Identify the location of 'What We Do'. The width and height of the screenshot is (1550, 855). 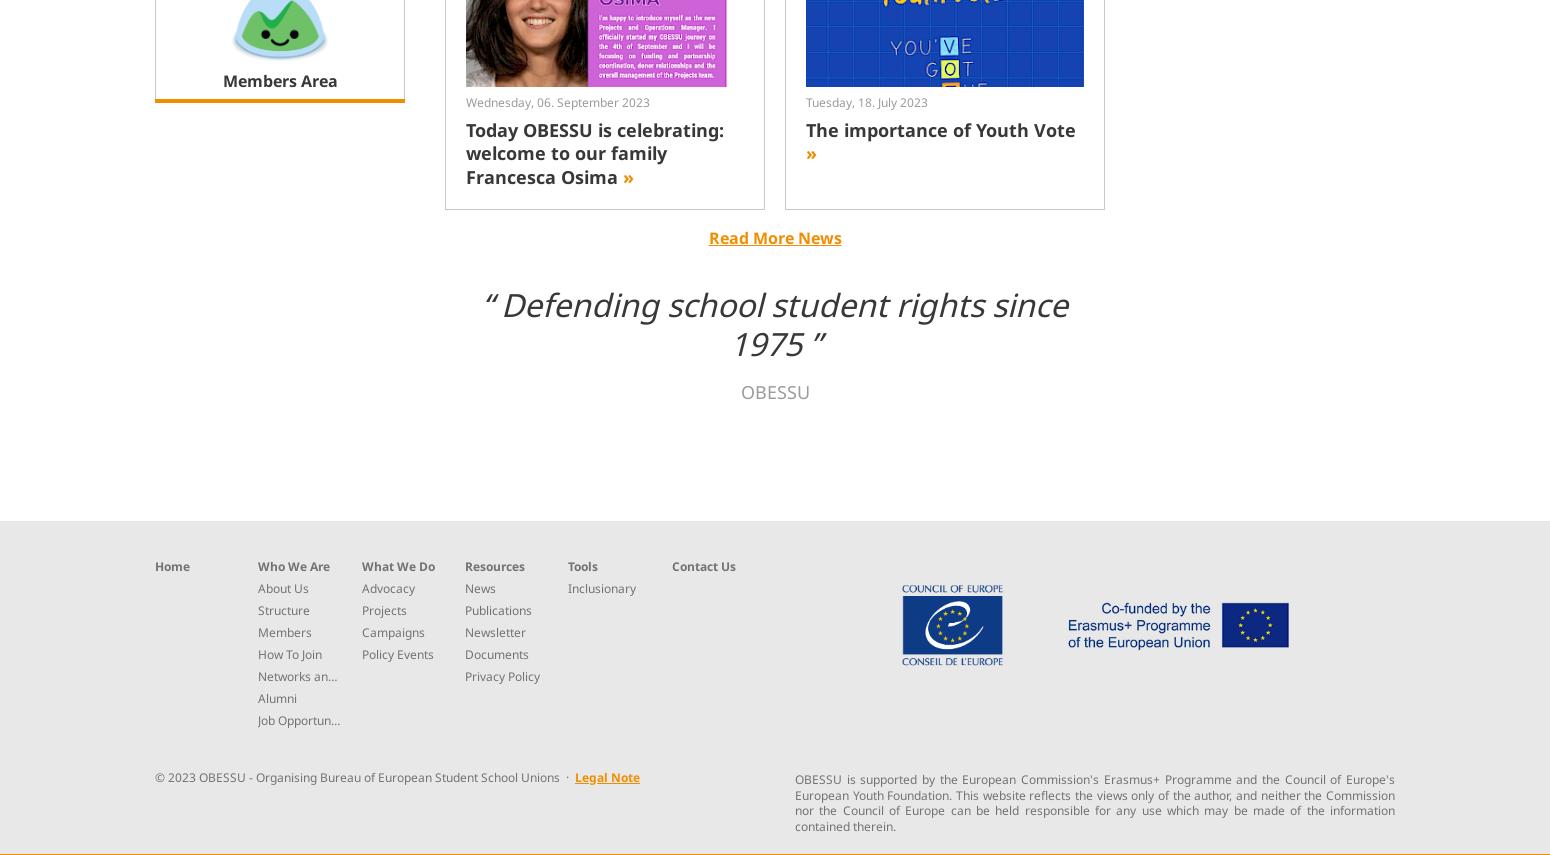
(397, 564).